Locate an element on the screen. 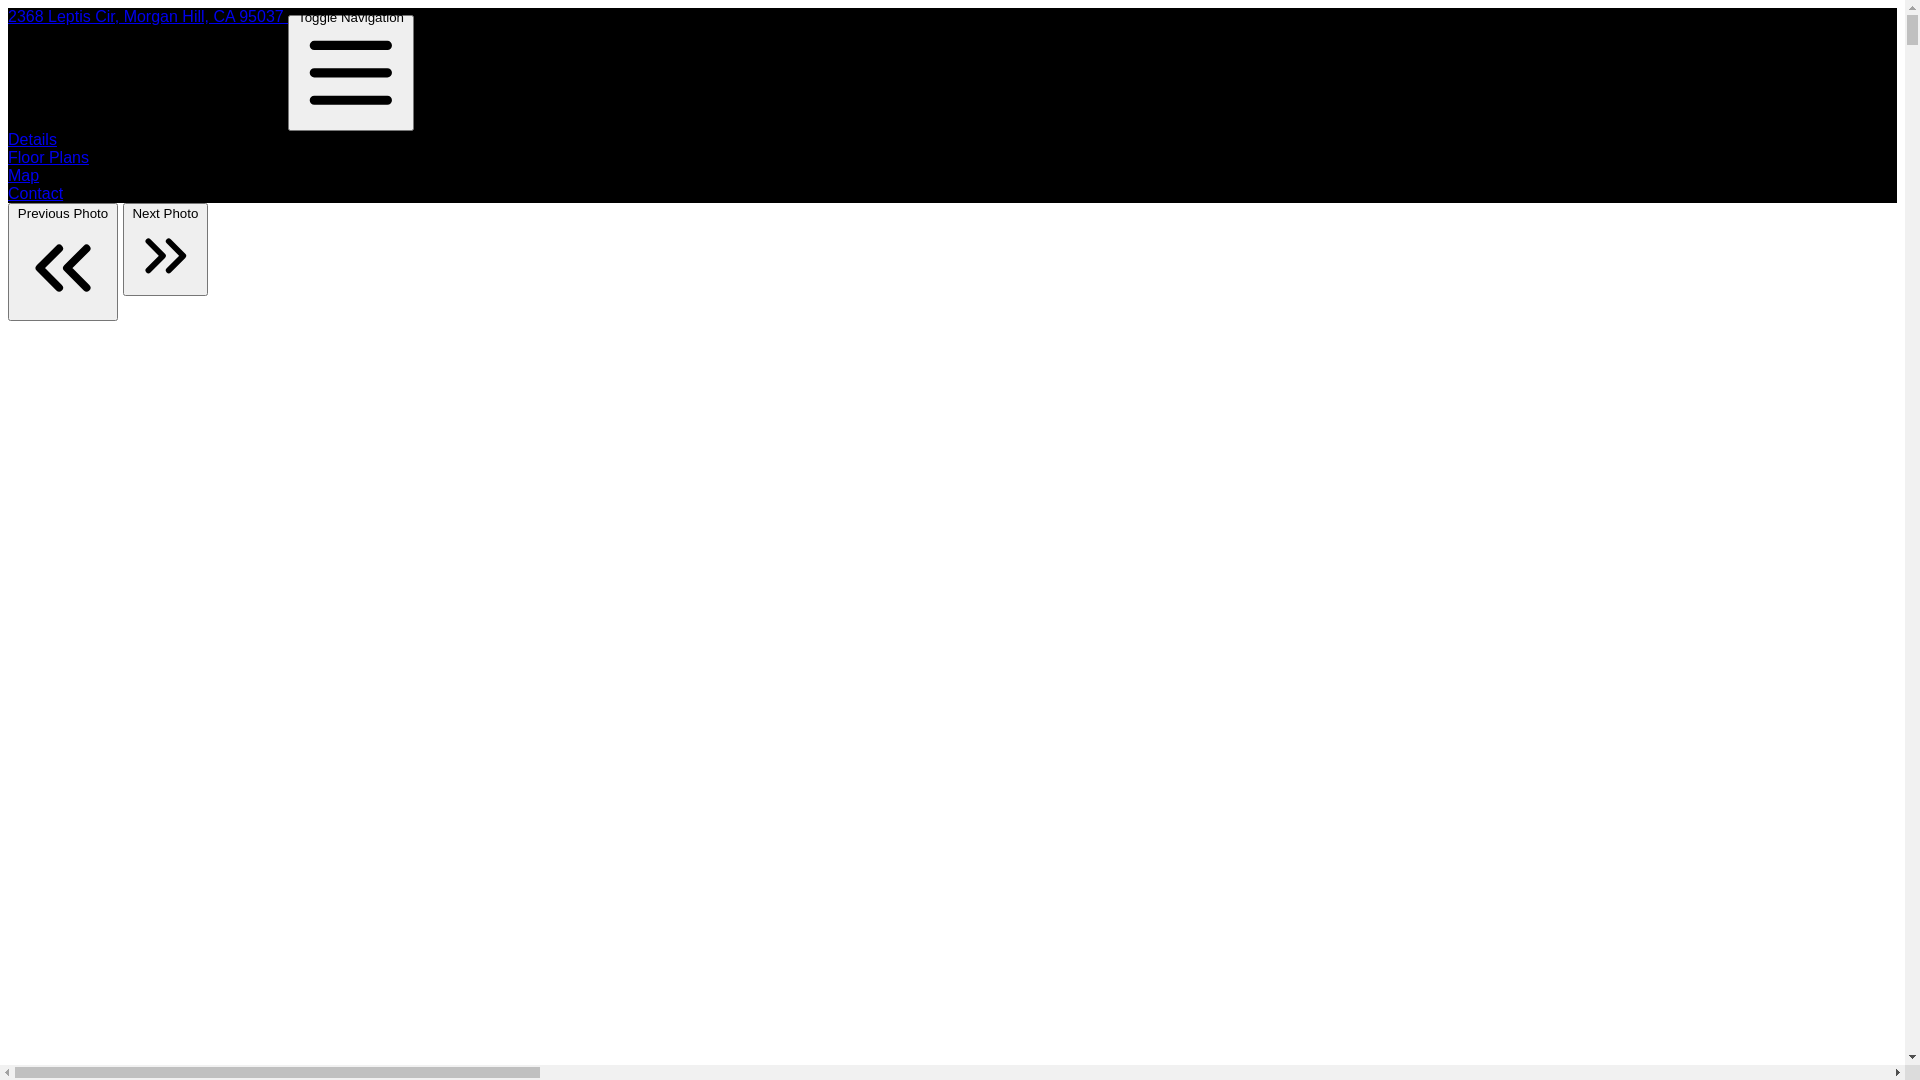  'Floor Plans' is located at coordinates (48, 156).